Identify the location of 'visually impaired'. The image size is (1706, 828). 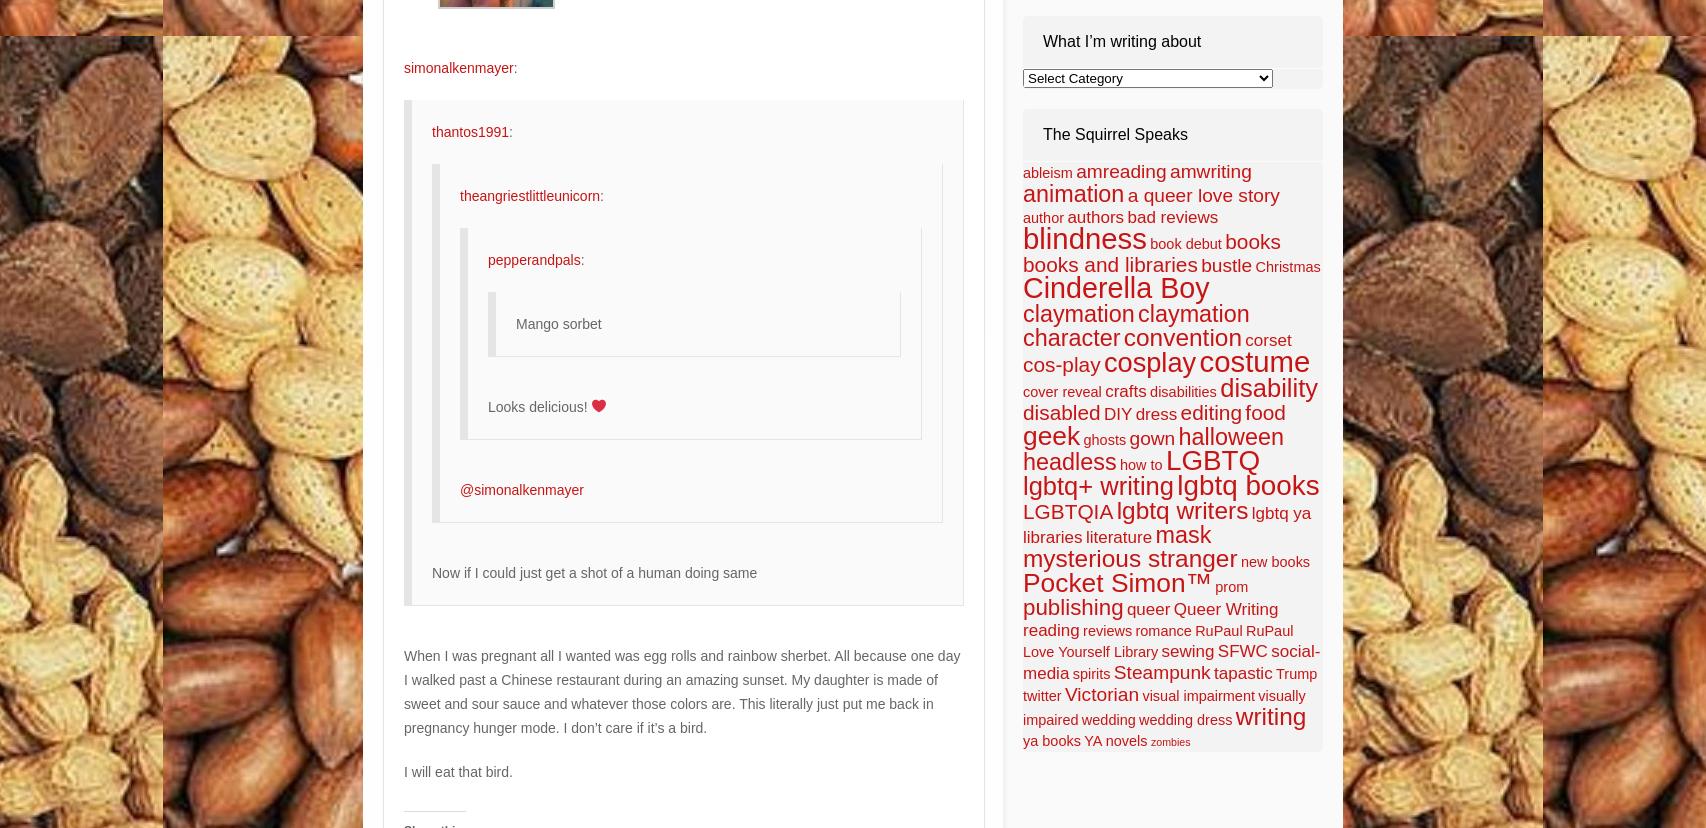
(1164, 708).